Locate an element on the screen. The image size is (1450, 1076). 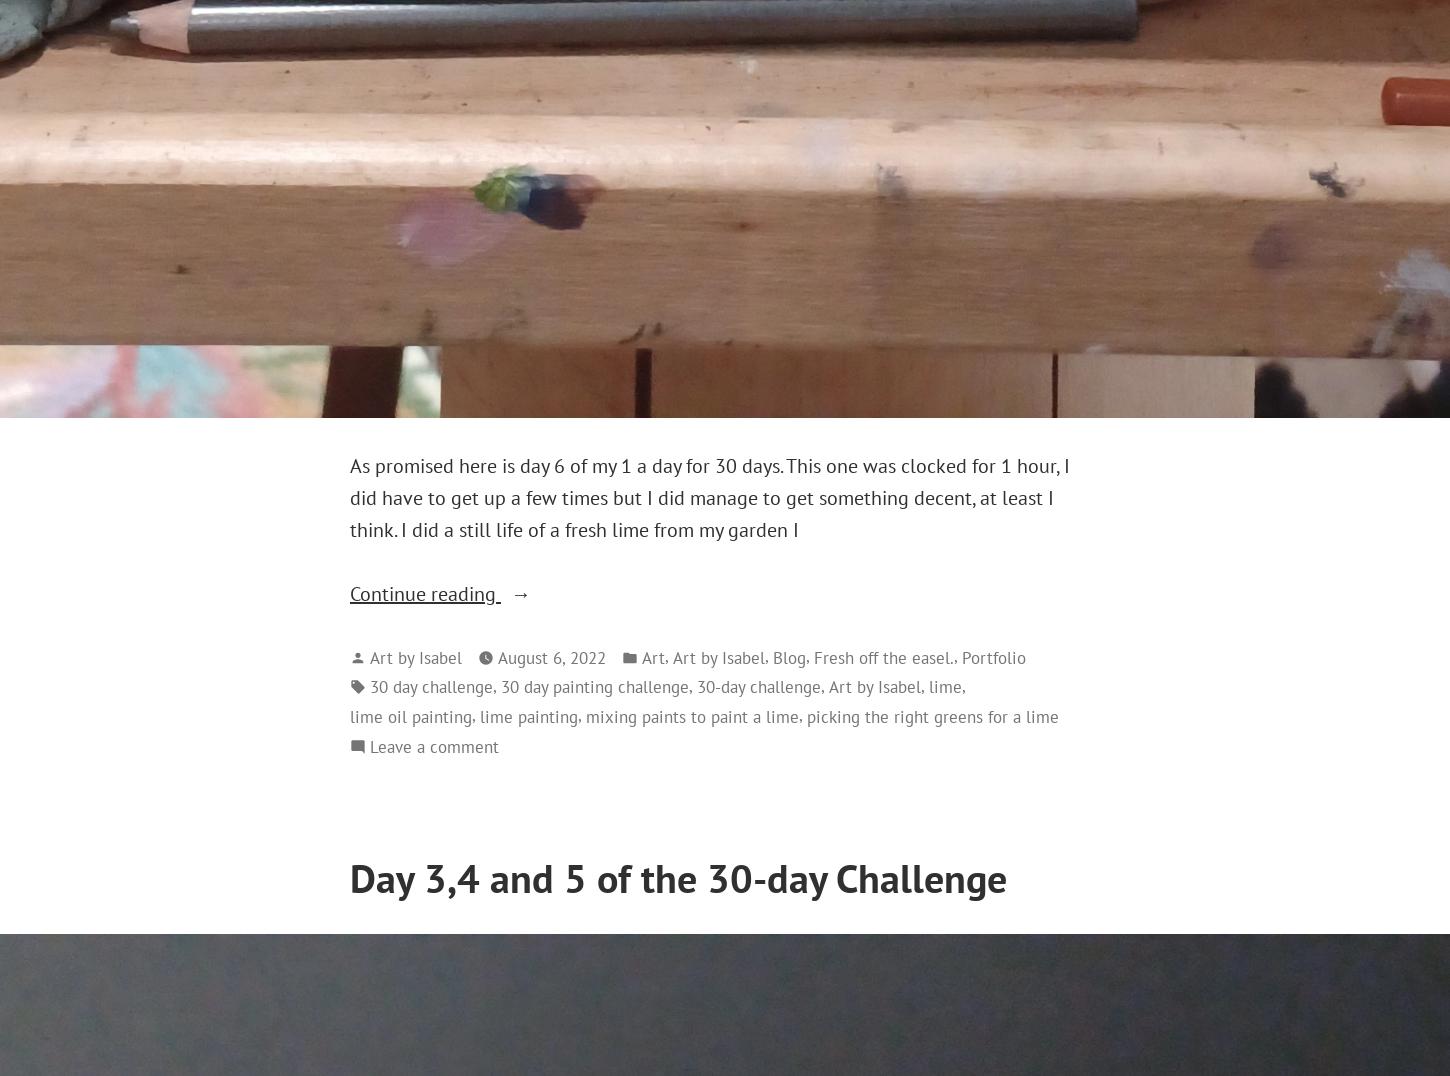
'30-day challenge' is located at coordinates (696, 686).